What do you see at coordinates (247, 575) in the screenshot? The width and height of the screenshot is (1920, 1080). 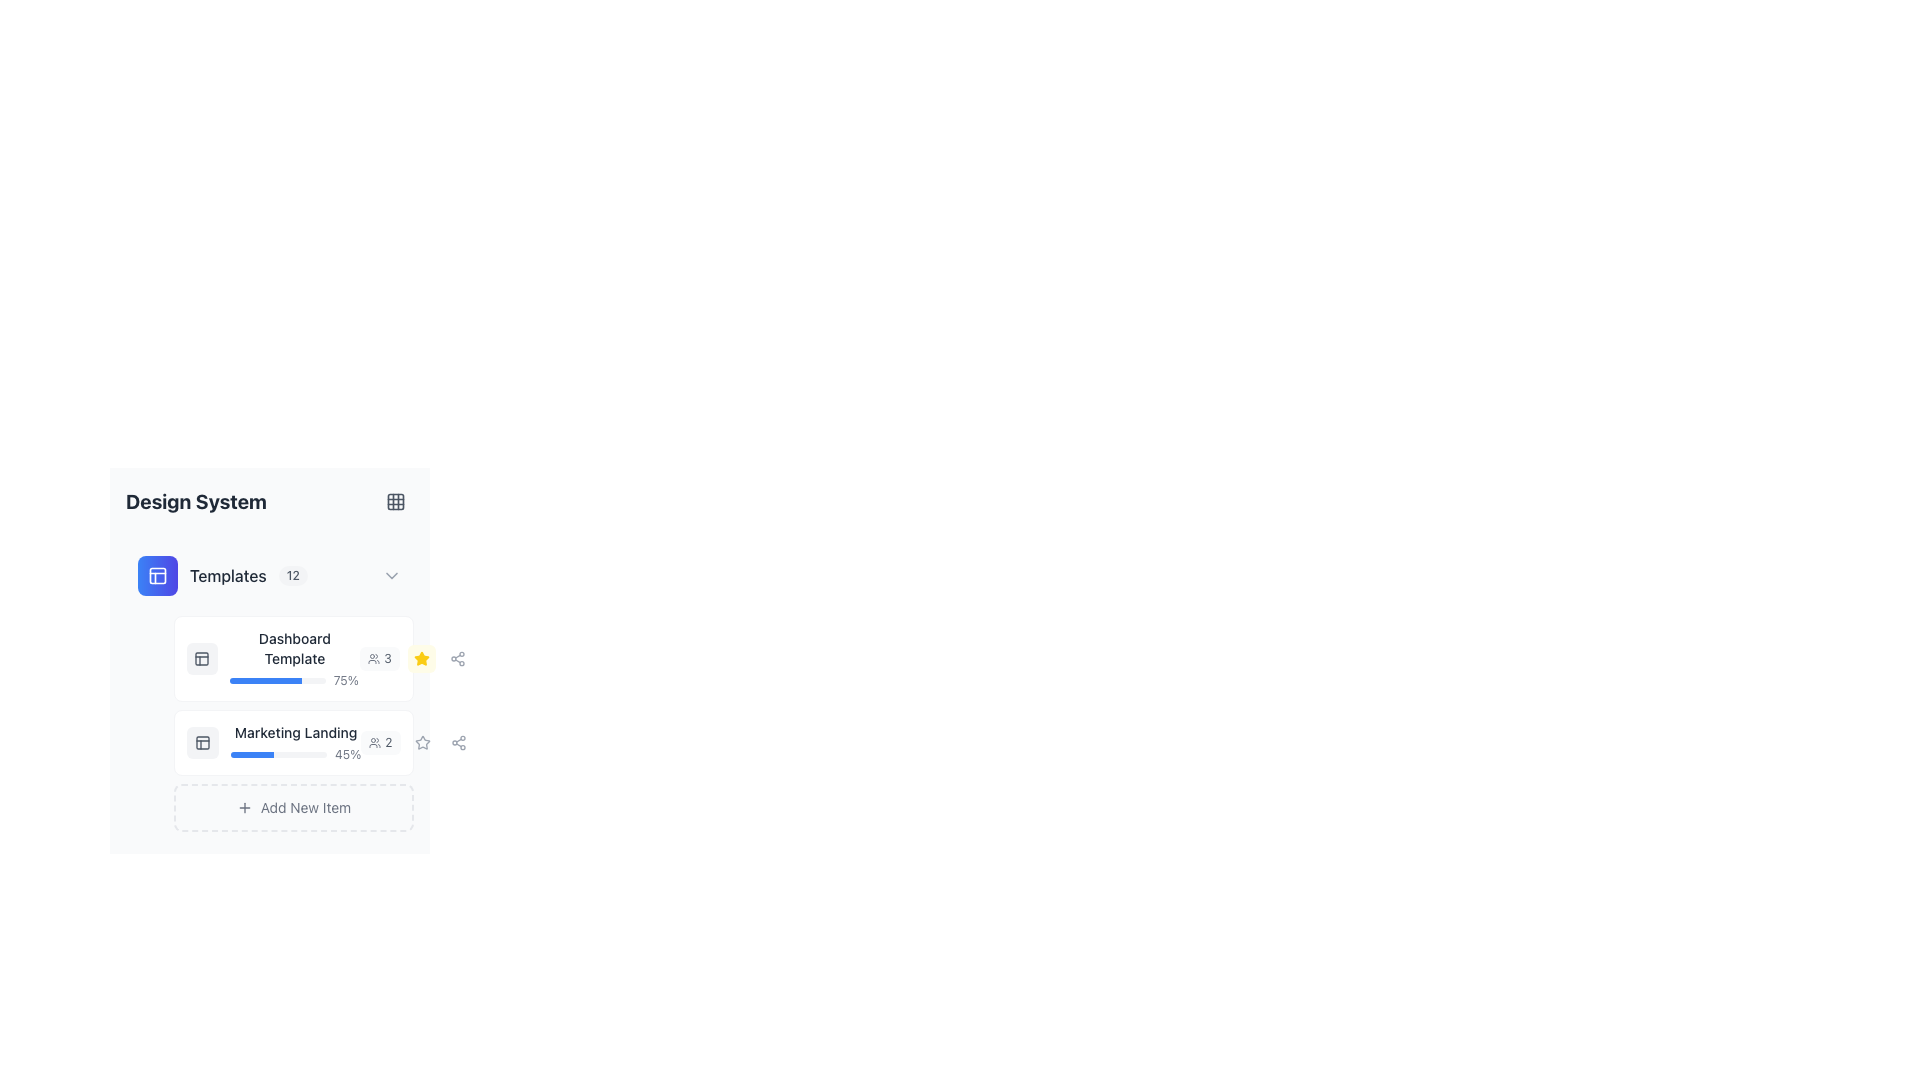 I see `the text-based informational element labeled 'Templates' with count '12', located under the blue folder icon in the 'Design System' menu` at bounding box center [247, 575].